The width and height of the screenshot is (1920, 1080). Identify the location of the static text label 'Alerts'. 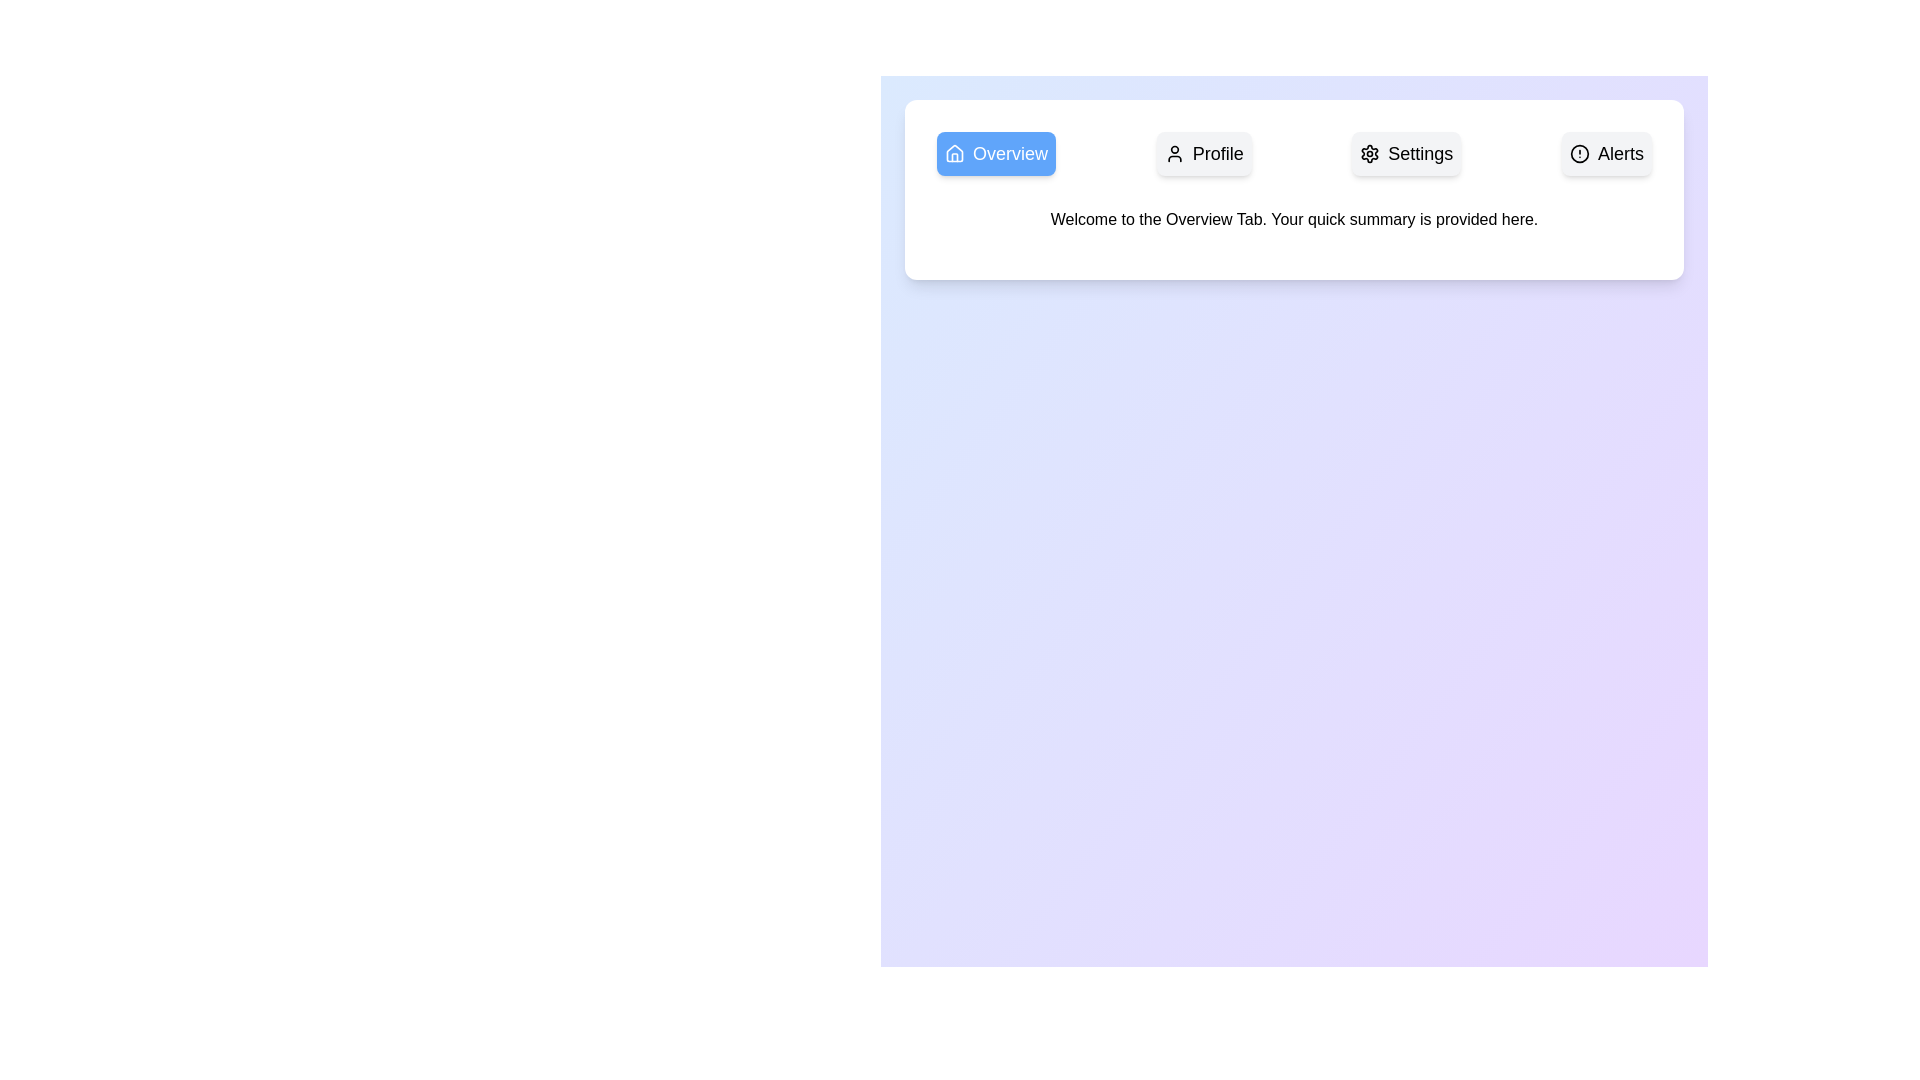
(1621, 153).